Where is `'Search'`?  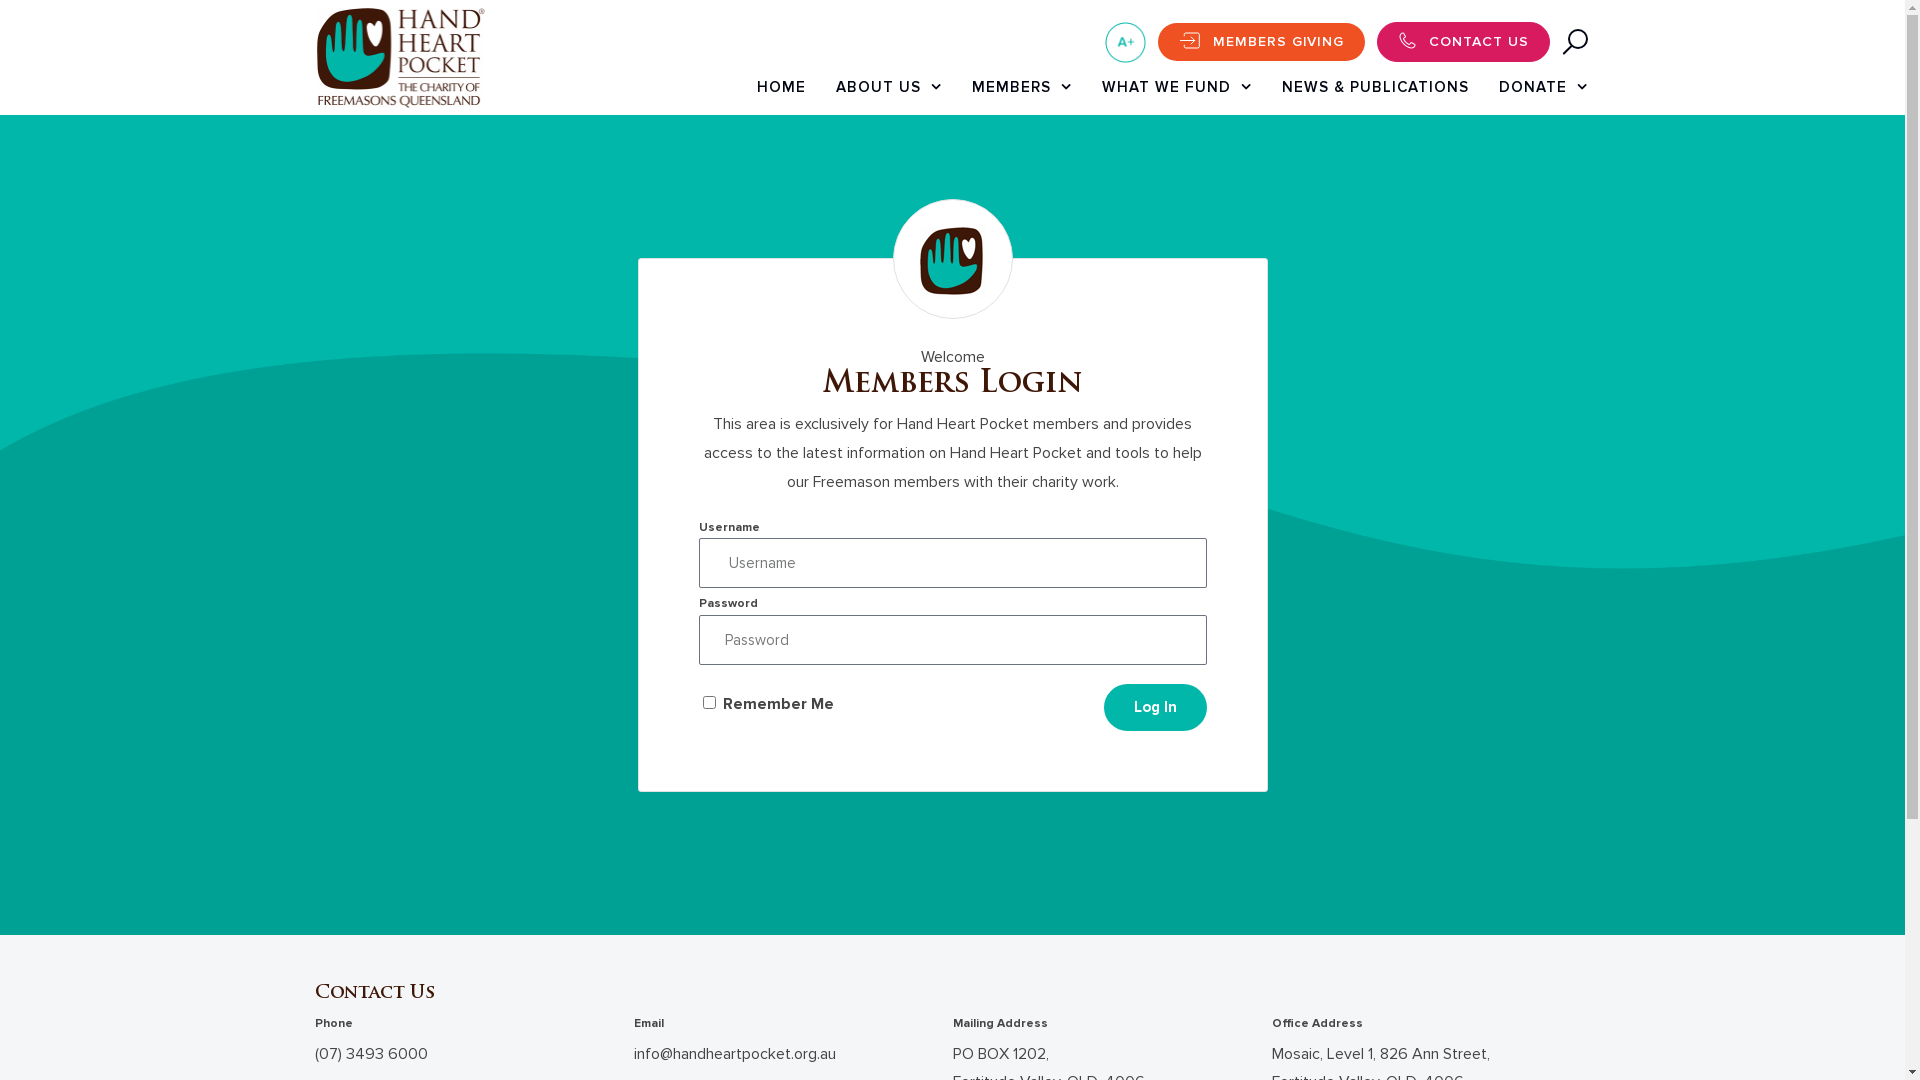
'Search' is located at coordinates (1507, 53).